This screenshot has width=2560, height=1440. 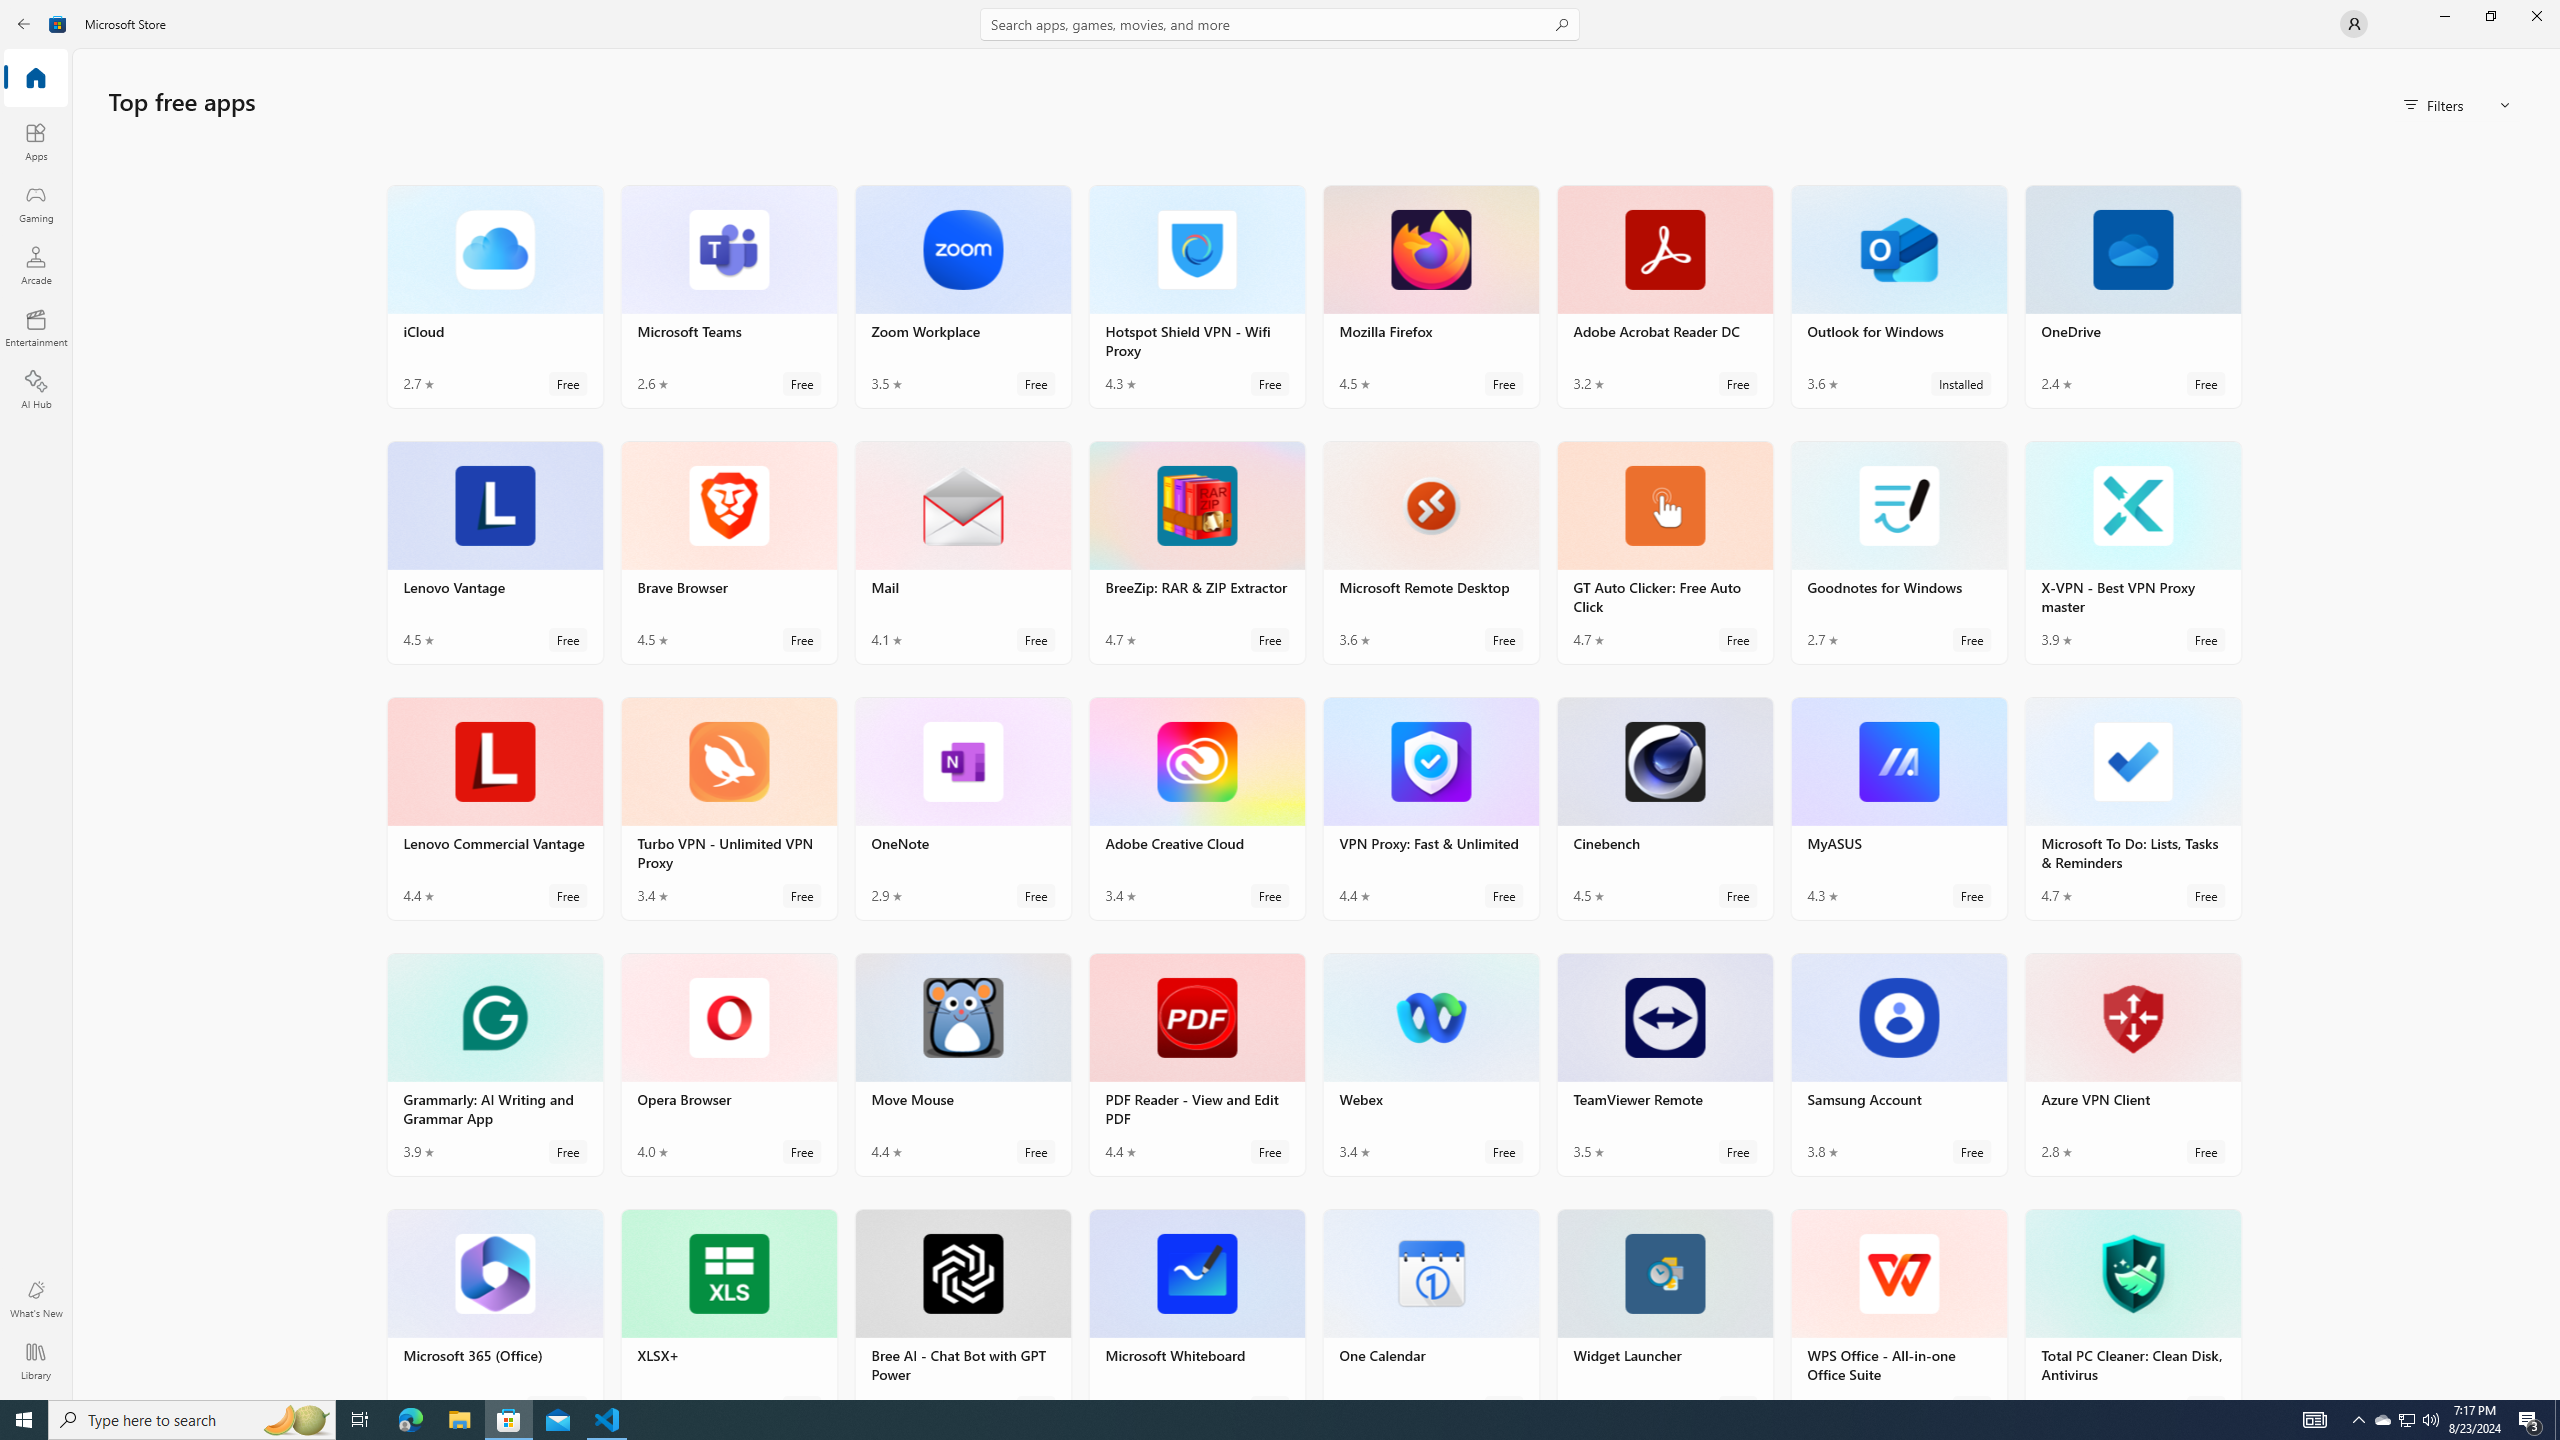 I want to click on 'iCloud. Average rating of 2.7 out of five stars. Free  ', so click(x=494, y=294).